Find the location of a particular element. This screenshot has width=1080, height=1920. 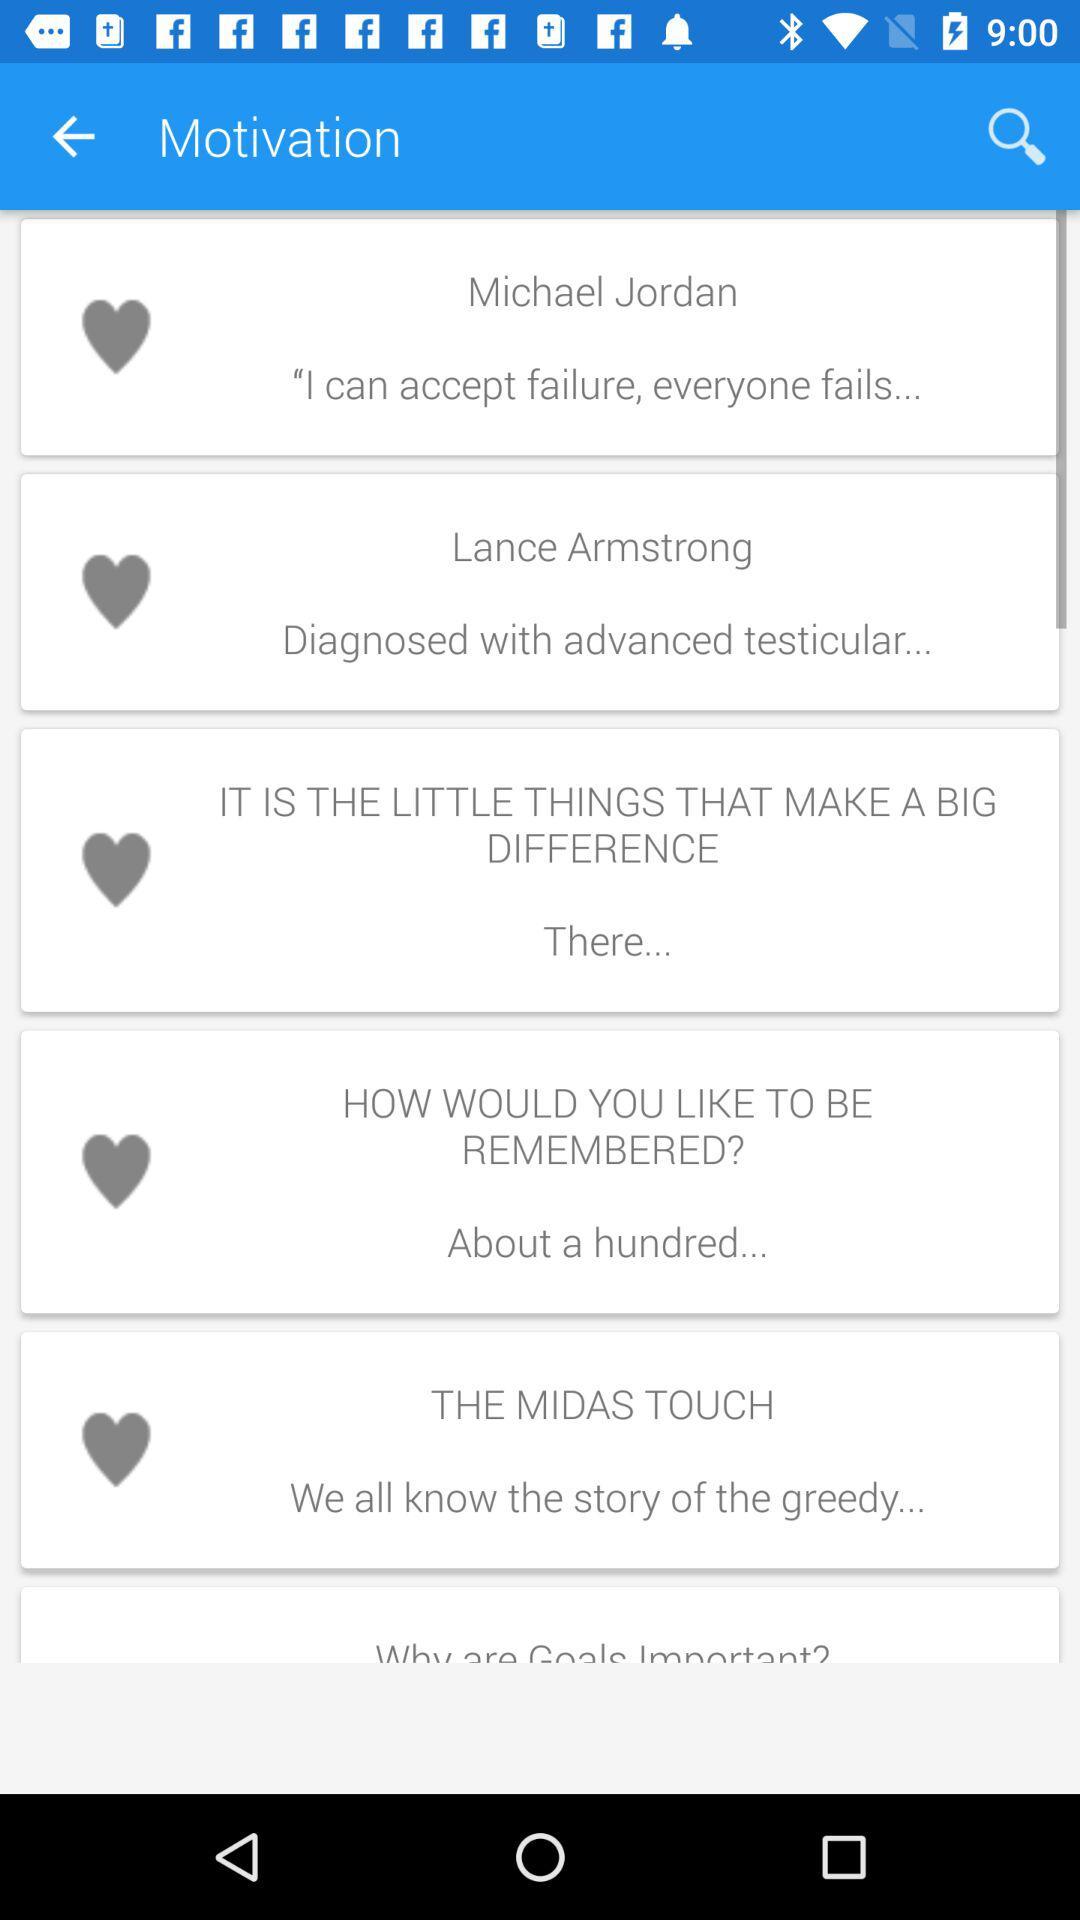

the icon above how would you item is located at coordinates (606, 870).